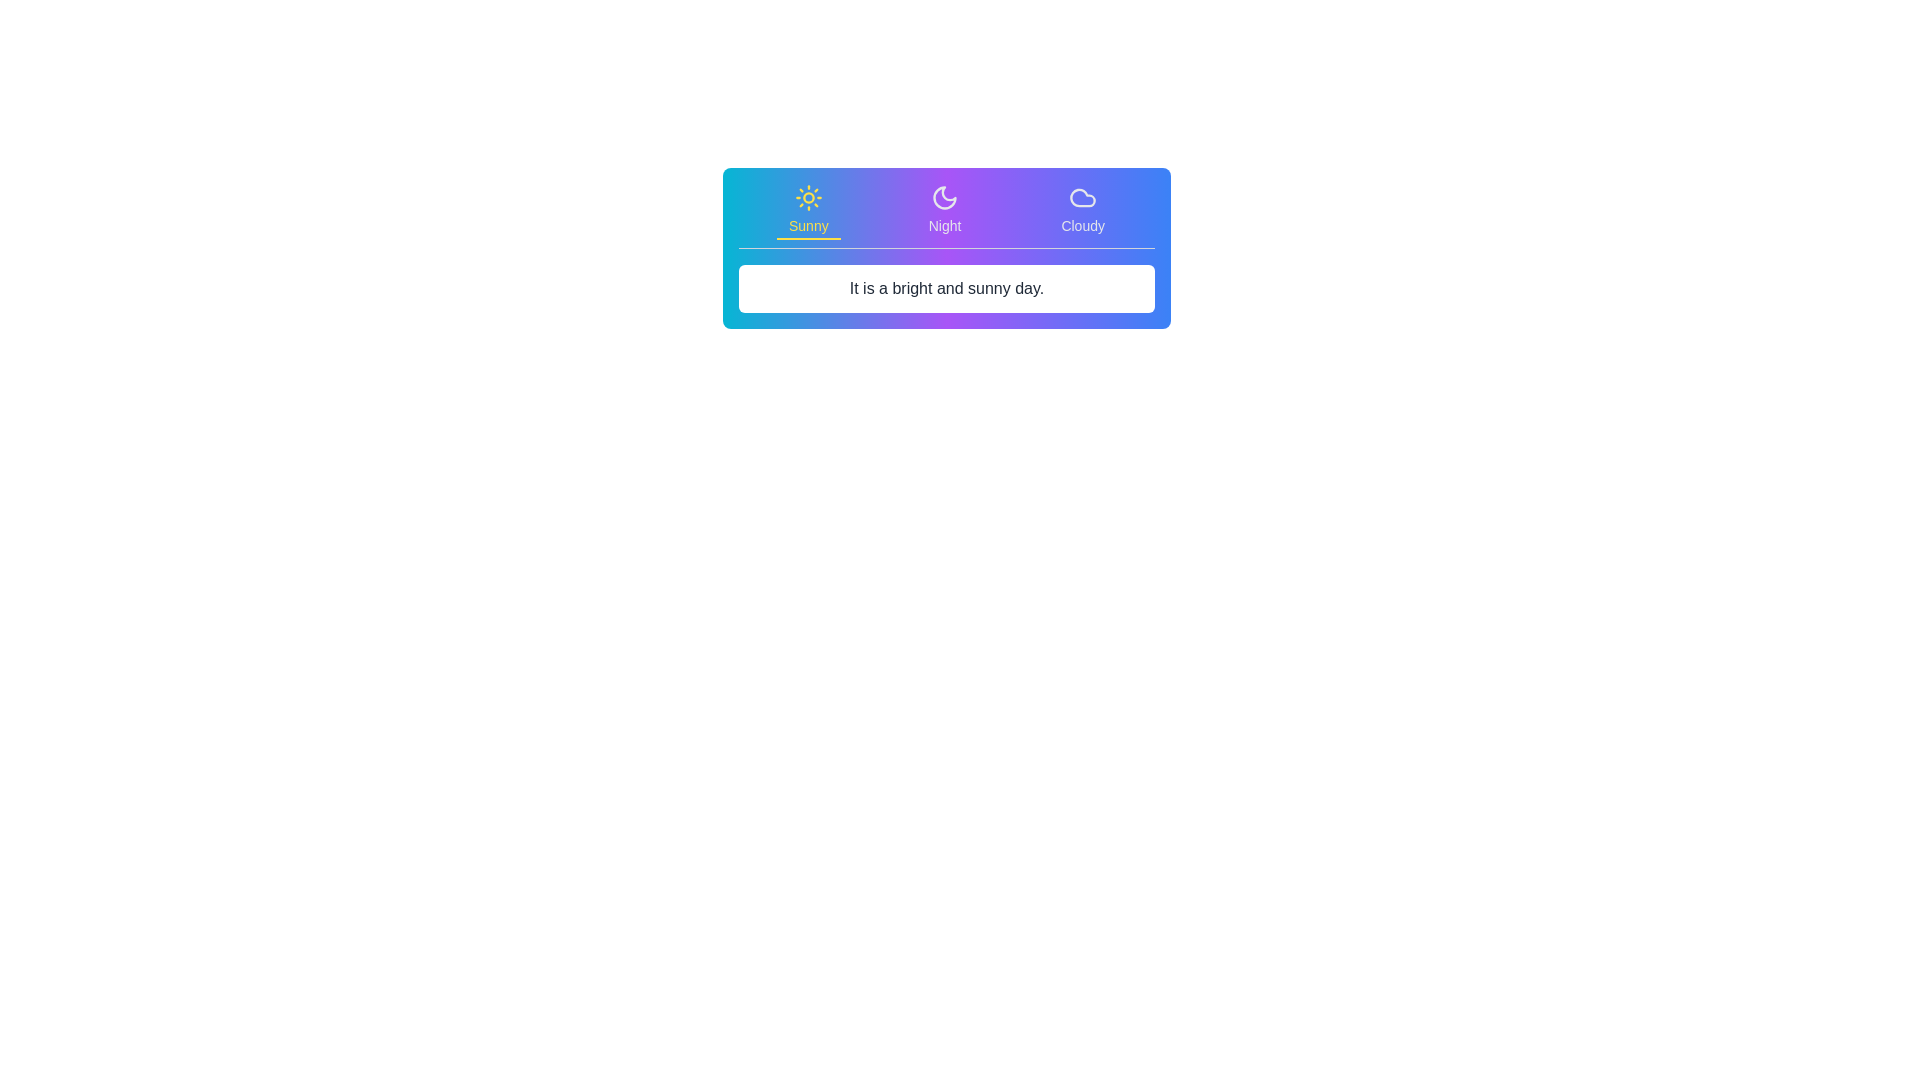  I want to click on the decorative crescent moon icon located above the 'Night' text on a purple background, so click(944, 197).